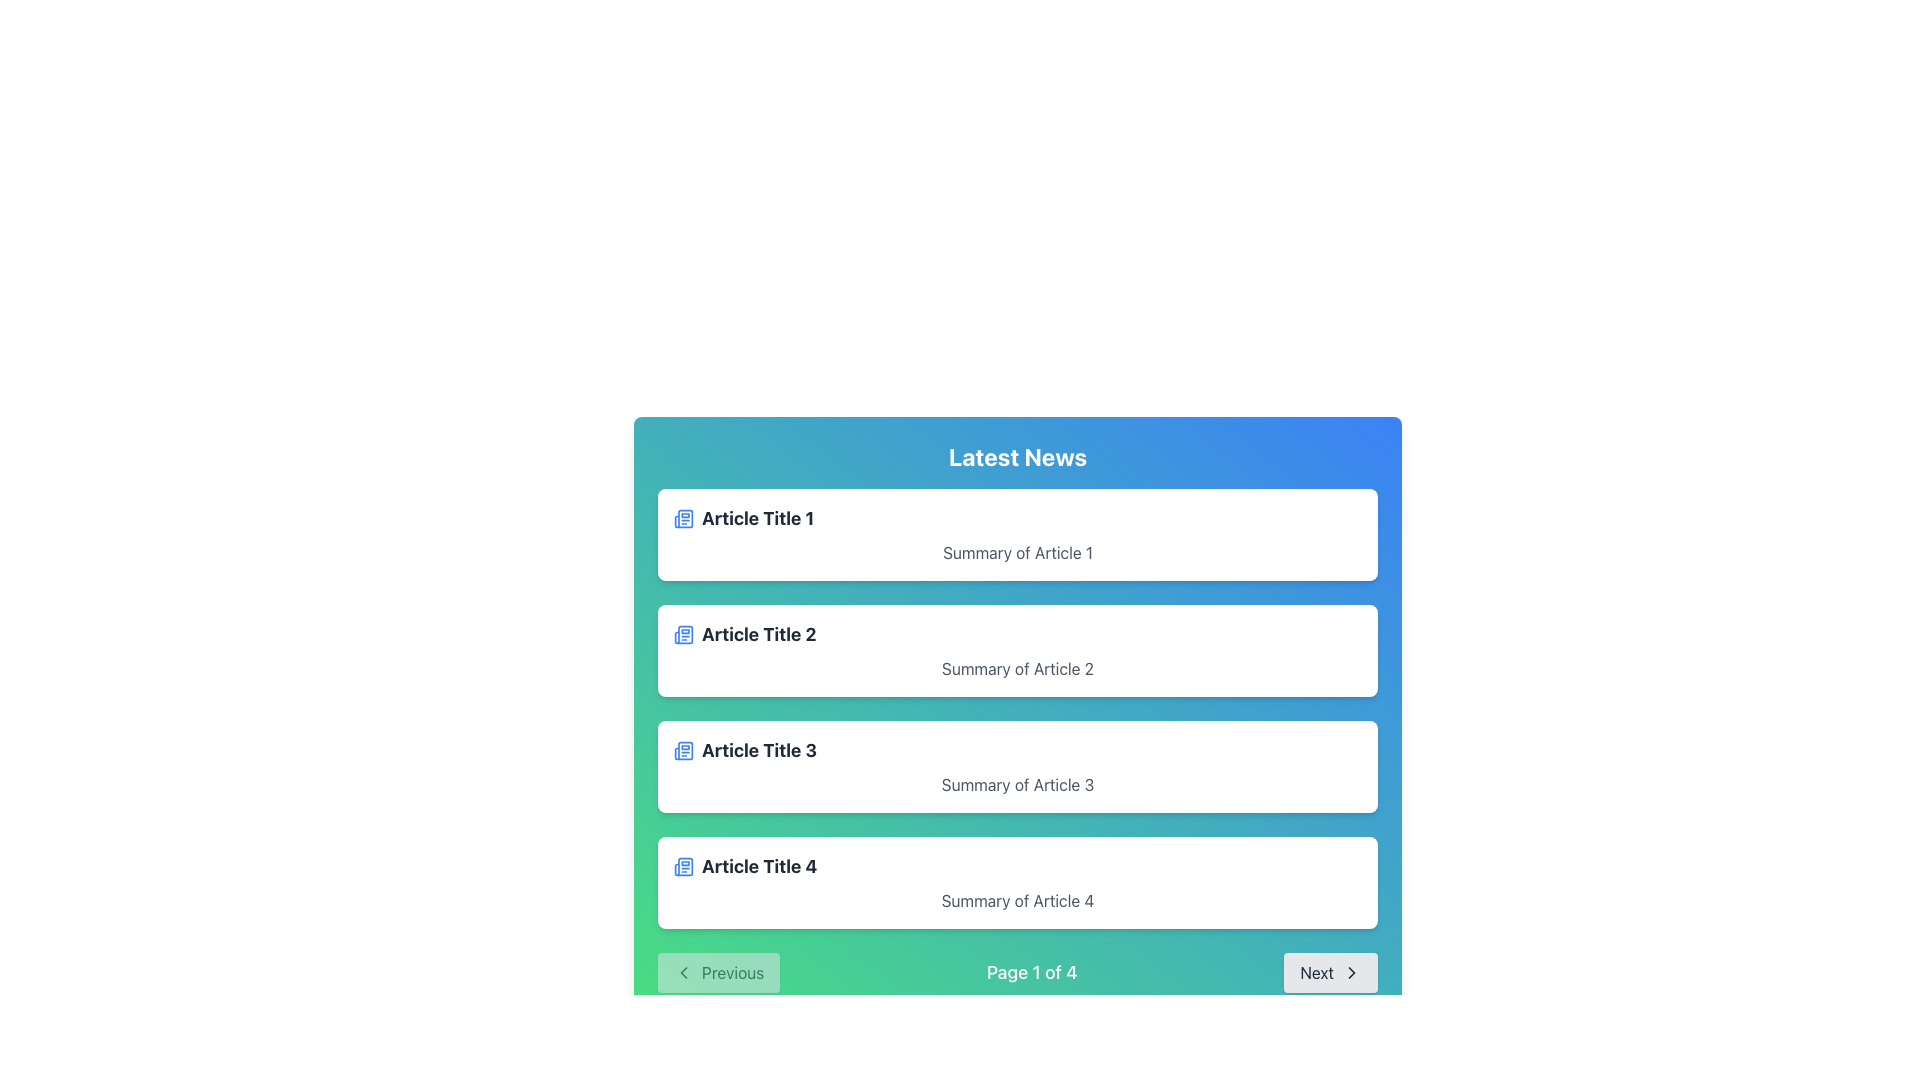  Describe the element at coordinates (758, 635) in the screenshot. I see `the text label 'Article Title 2', which is styled with bold and large font and aligned next to a newspaper icon in the 'Latest News' section` at that location.